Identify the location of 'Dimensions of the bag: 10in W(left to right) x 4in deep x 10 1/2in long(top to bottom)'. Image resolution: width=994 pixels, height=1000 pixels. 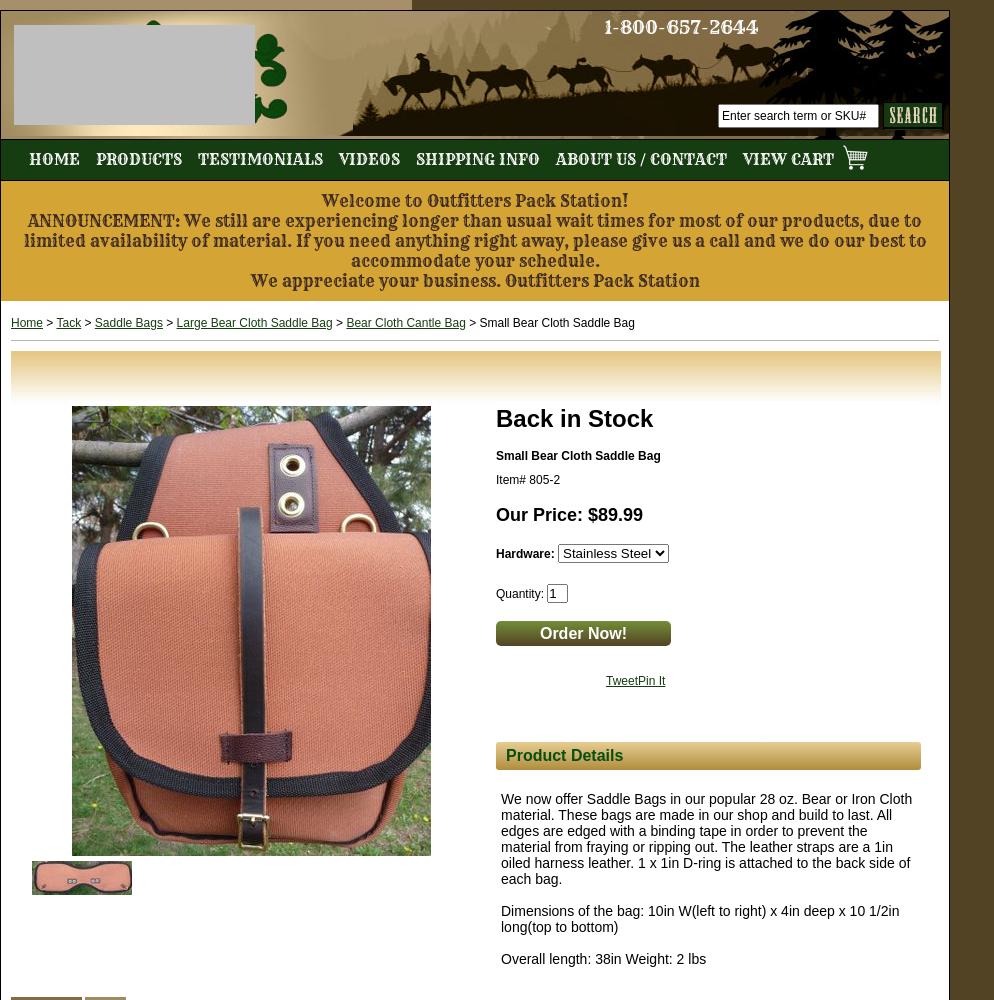
(698, 919).